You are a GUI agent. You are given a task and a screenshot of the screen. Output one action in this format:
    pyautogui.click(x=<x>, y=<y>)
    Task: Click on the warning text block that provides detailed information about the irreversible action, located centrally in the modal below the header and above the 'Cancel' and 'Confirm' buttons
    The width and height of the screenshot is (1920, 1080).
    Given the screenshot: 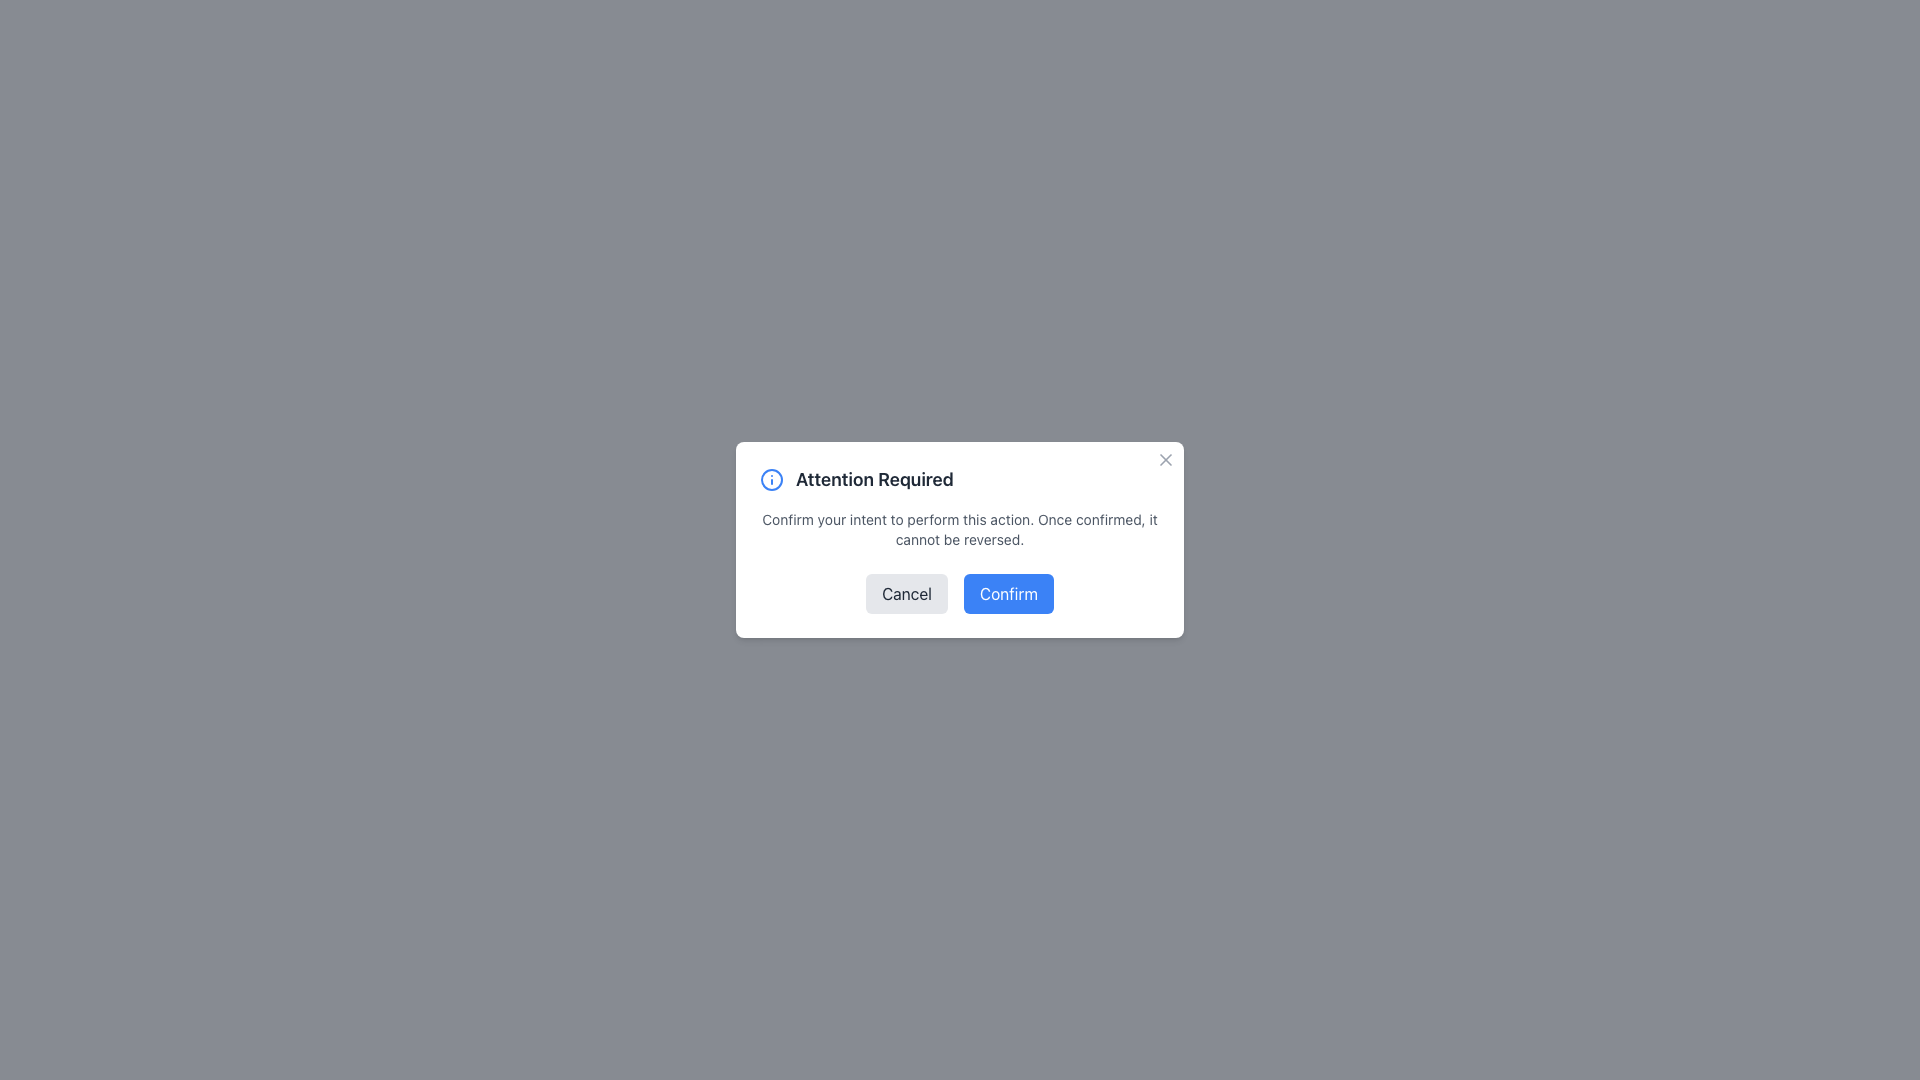 What is the action you would take?
    pyautogui.click(x=960, y=528)
    